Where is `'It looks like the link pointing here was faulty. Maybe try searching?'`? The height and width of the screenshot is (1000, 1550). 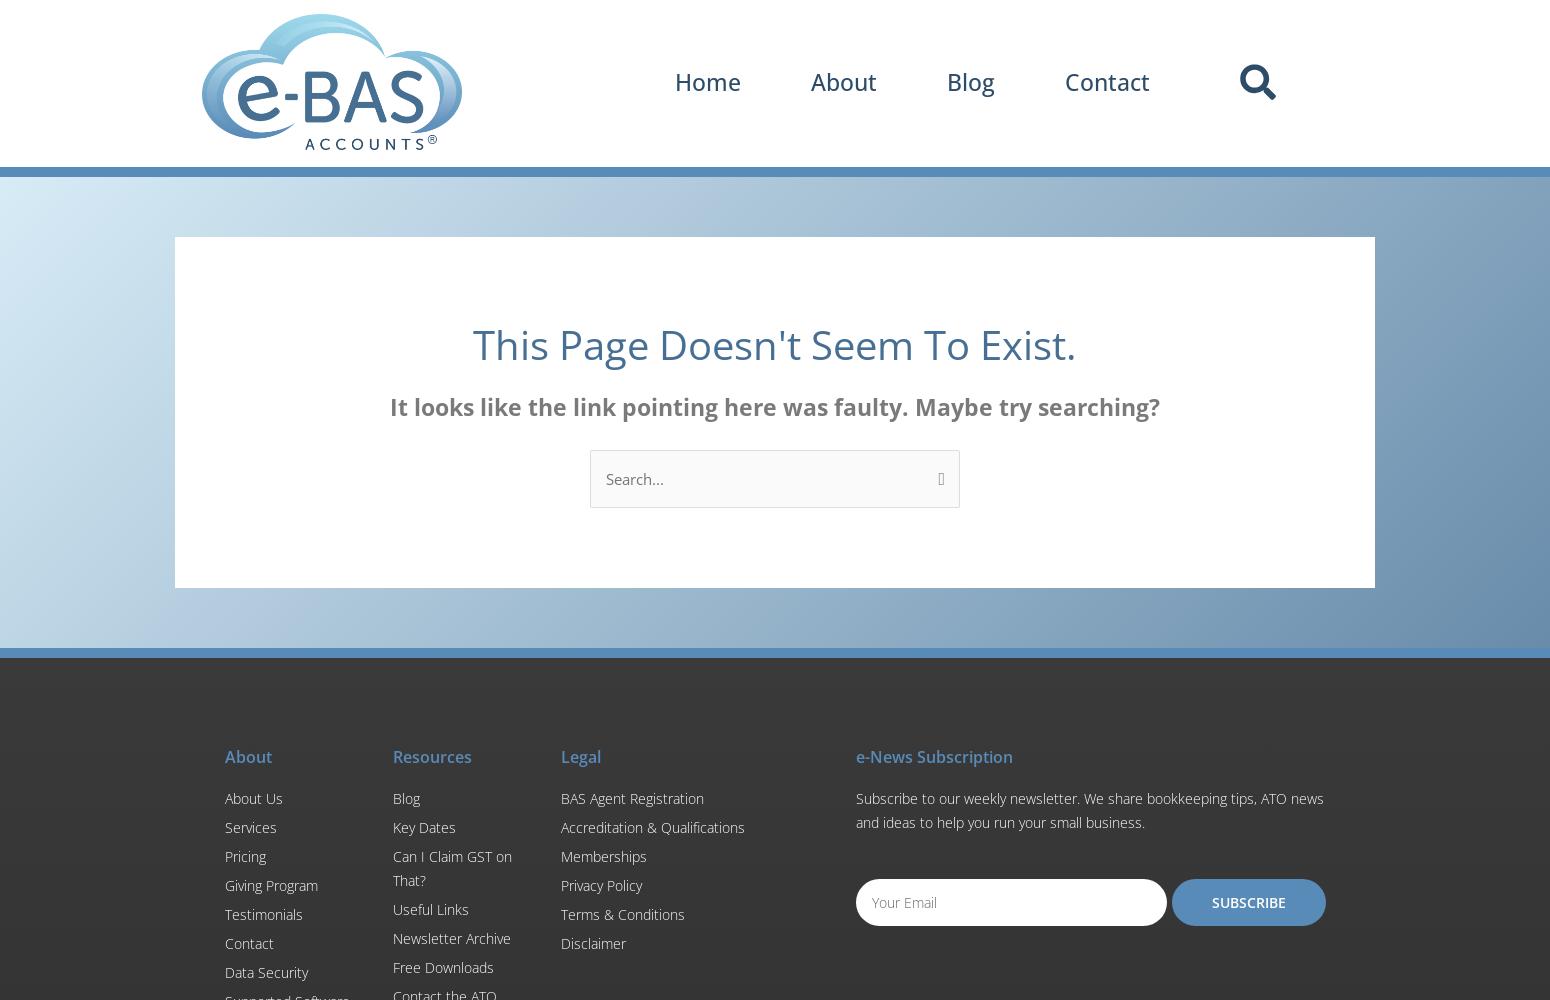
'It looks like the link pointing here was faulty. Maybe try searching?' is located at coordinates (775, 406).